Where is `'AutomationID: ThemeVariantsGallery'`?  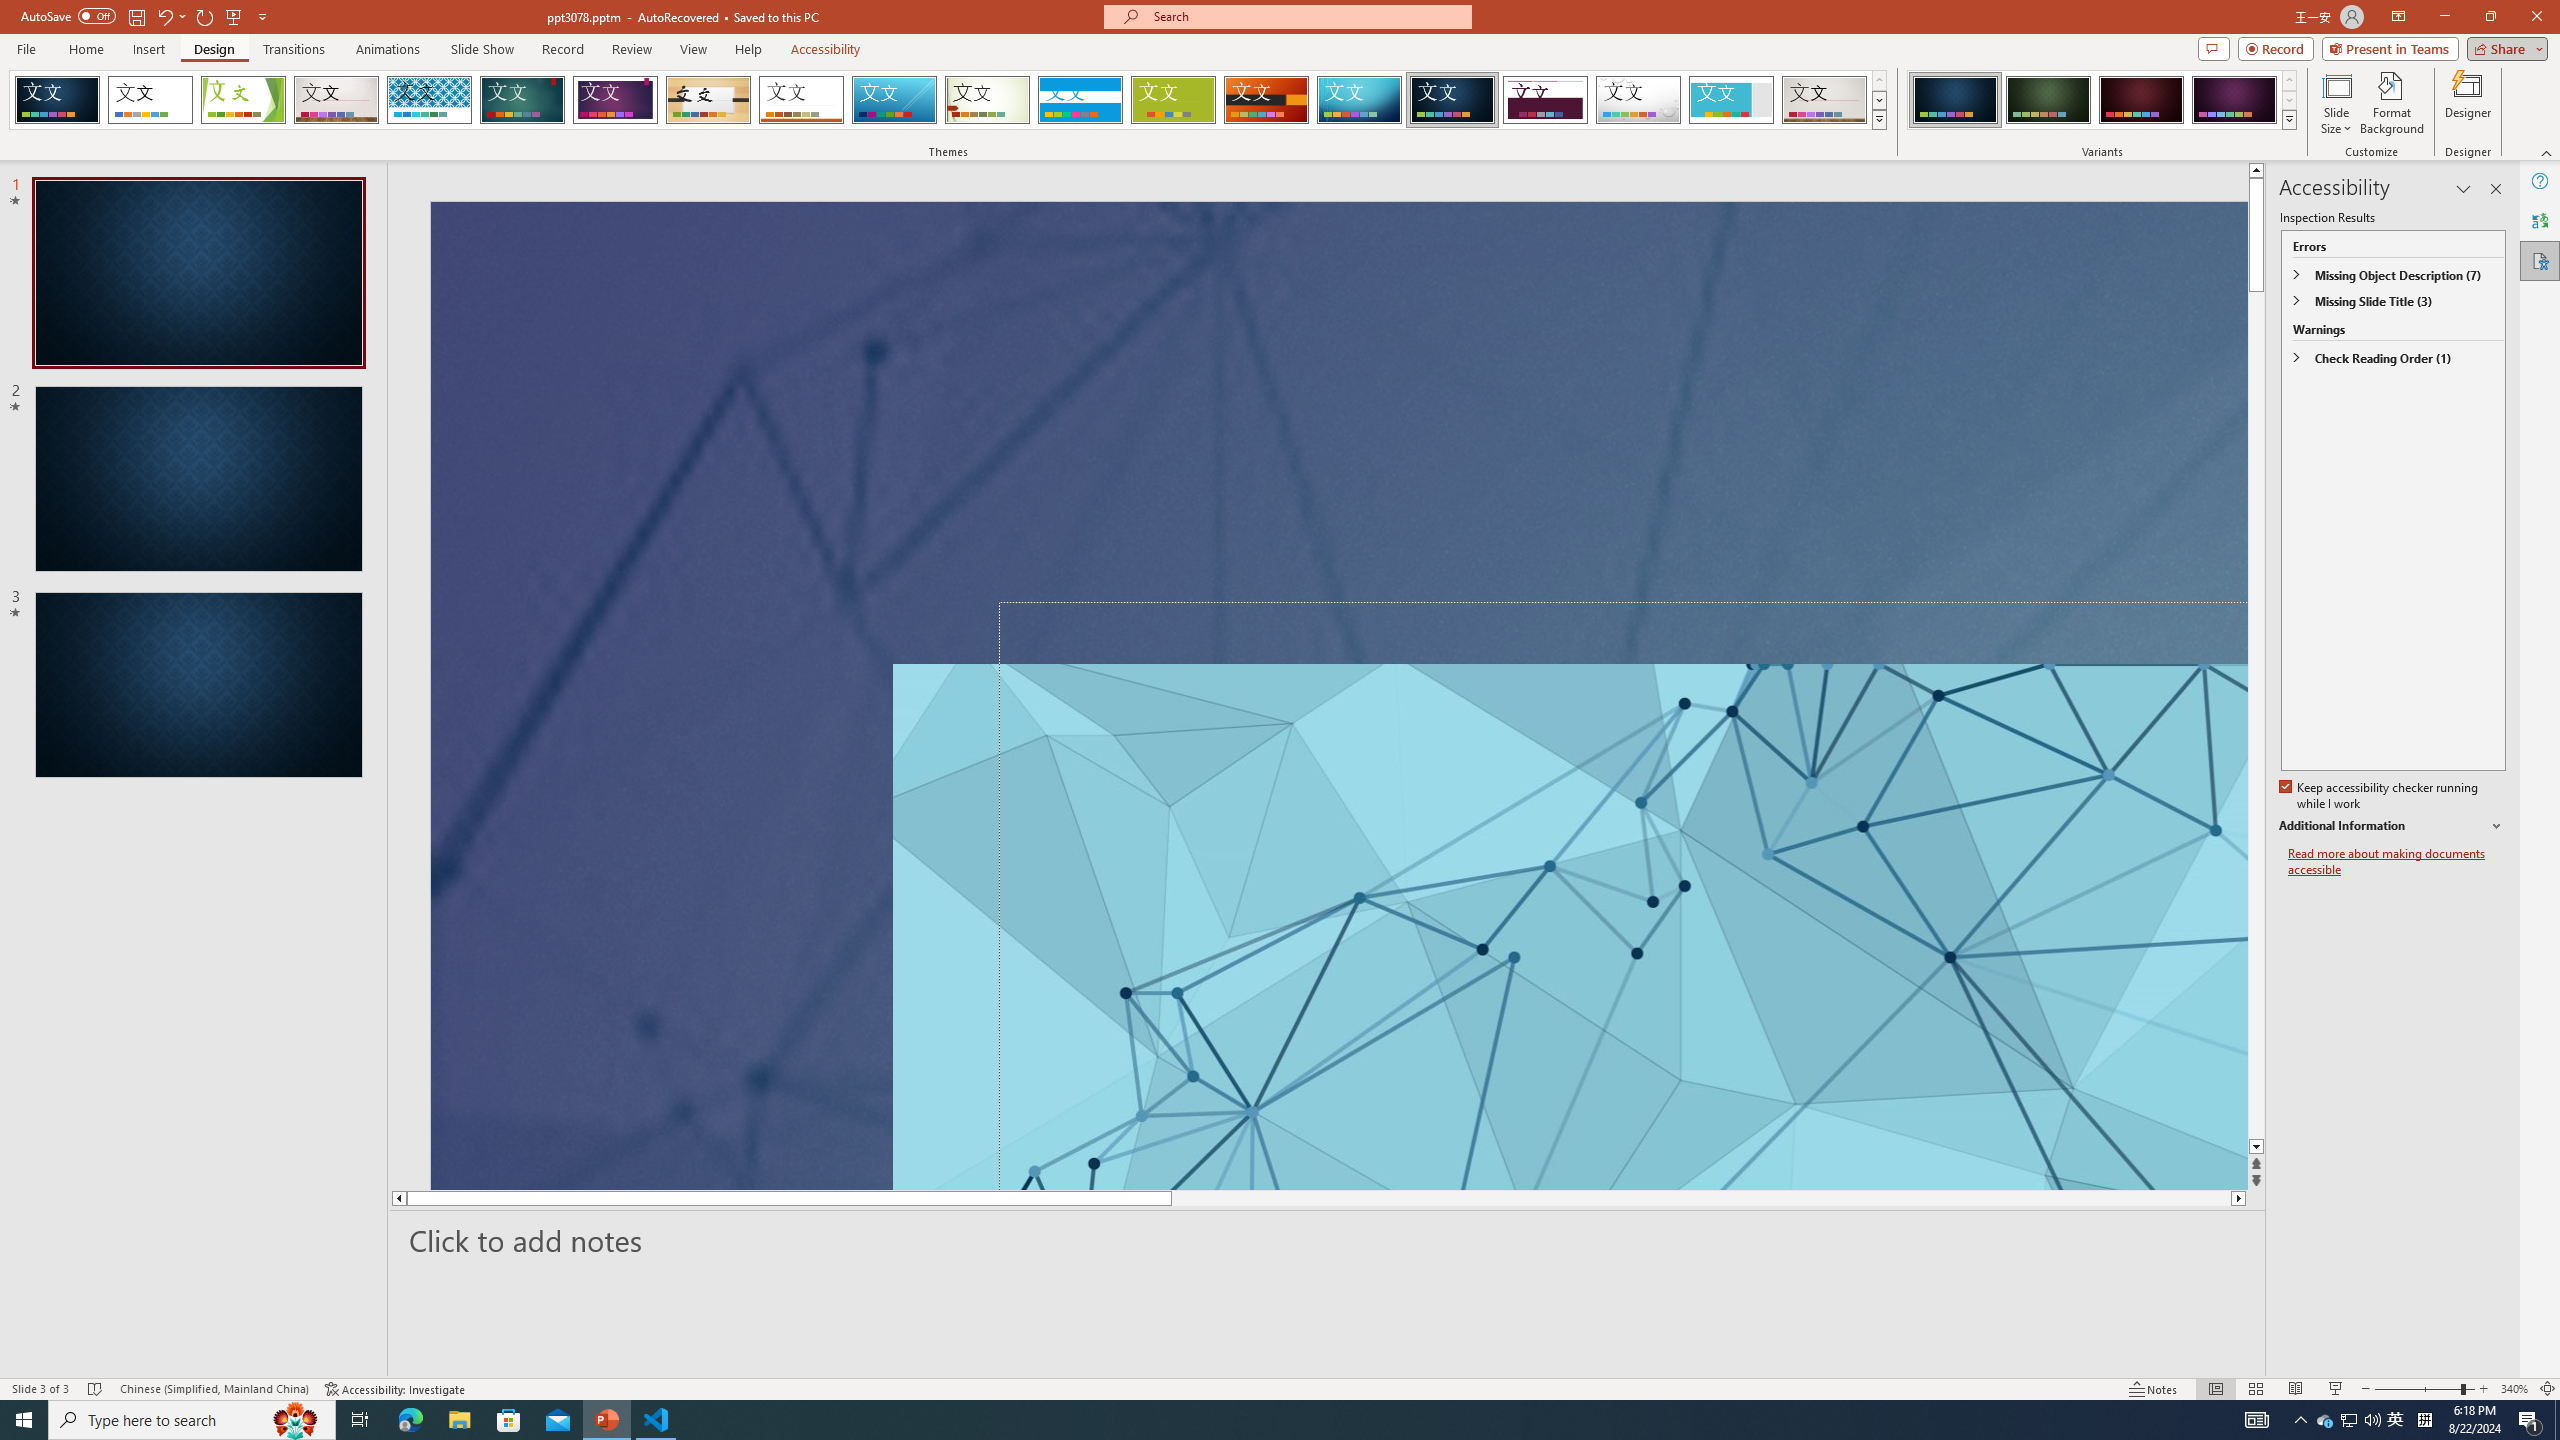 'AutomationID: ThemeVariantsGallery' is located at coordinates (2103, 99).